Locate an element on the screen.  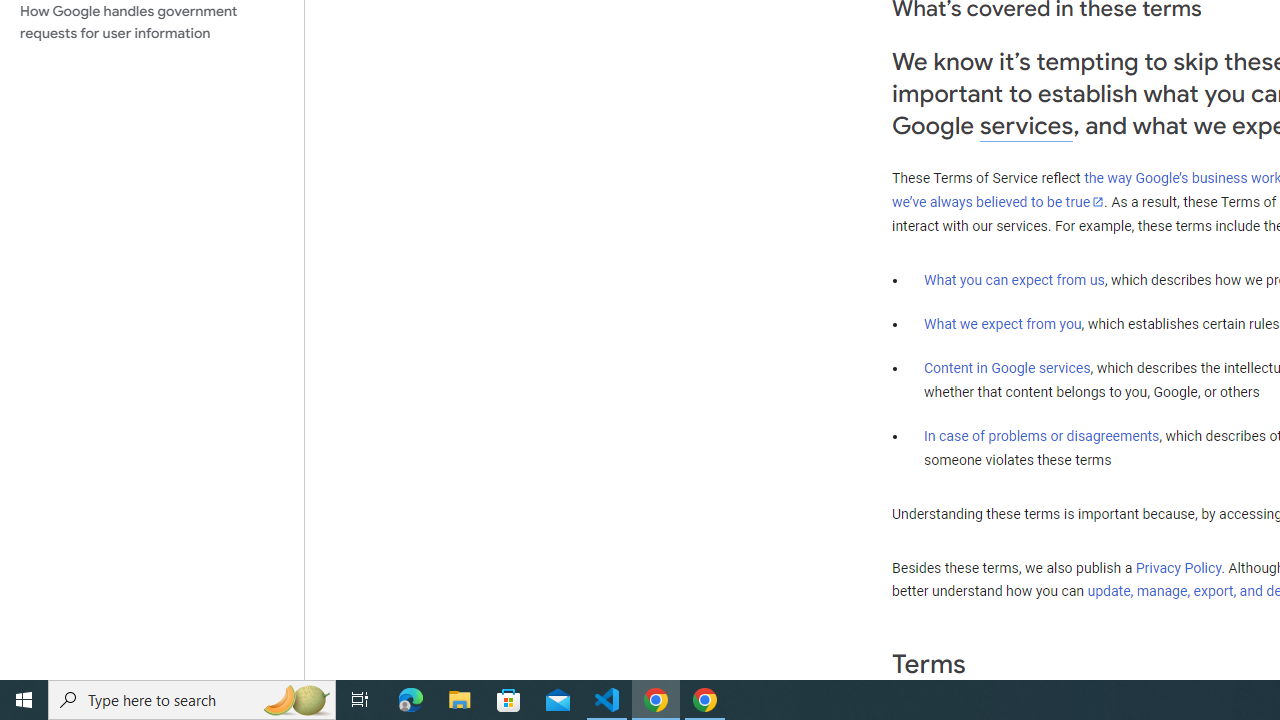
'What we expect from you' is located at coordinates (1002, 323).